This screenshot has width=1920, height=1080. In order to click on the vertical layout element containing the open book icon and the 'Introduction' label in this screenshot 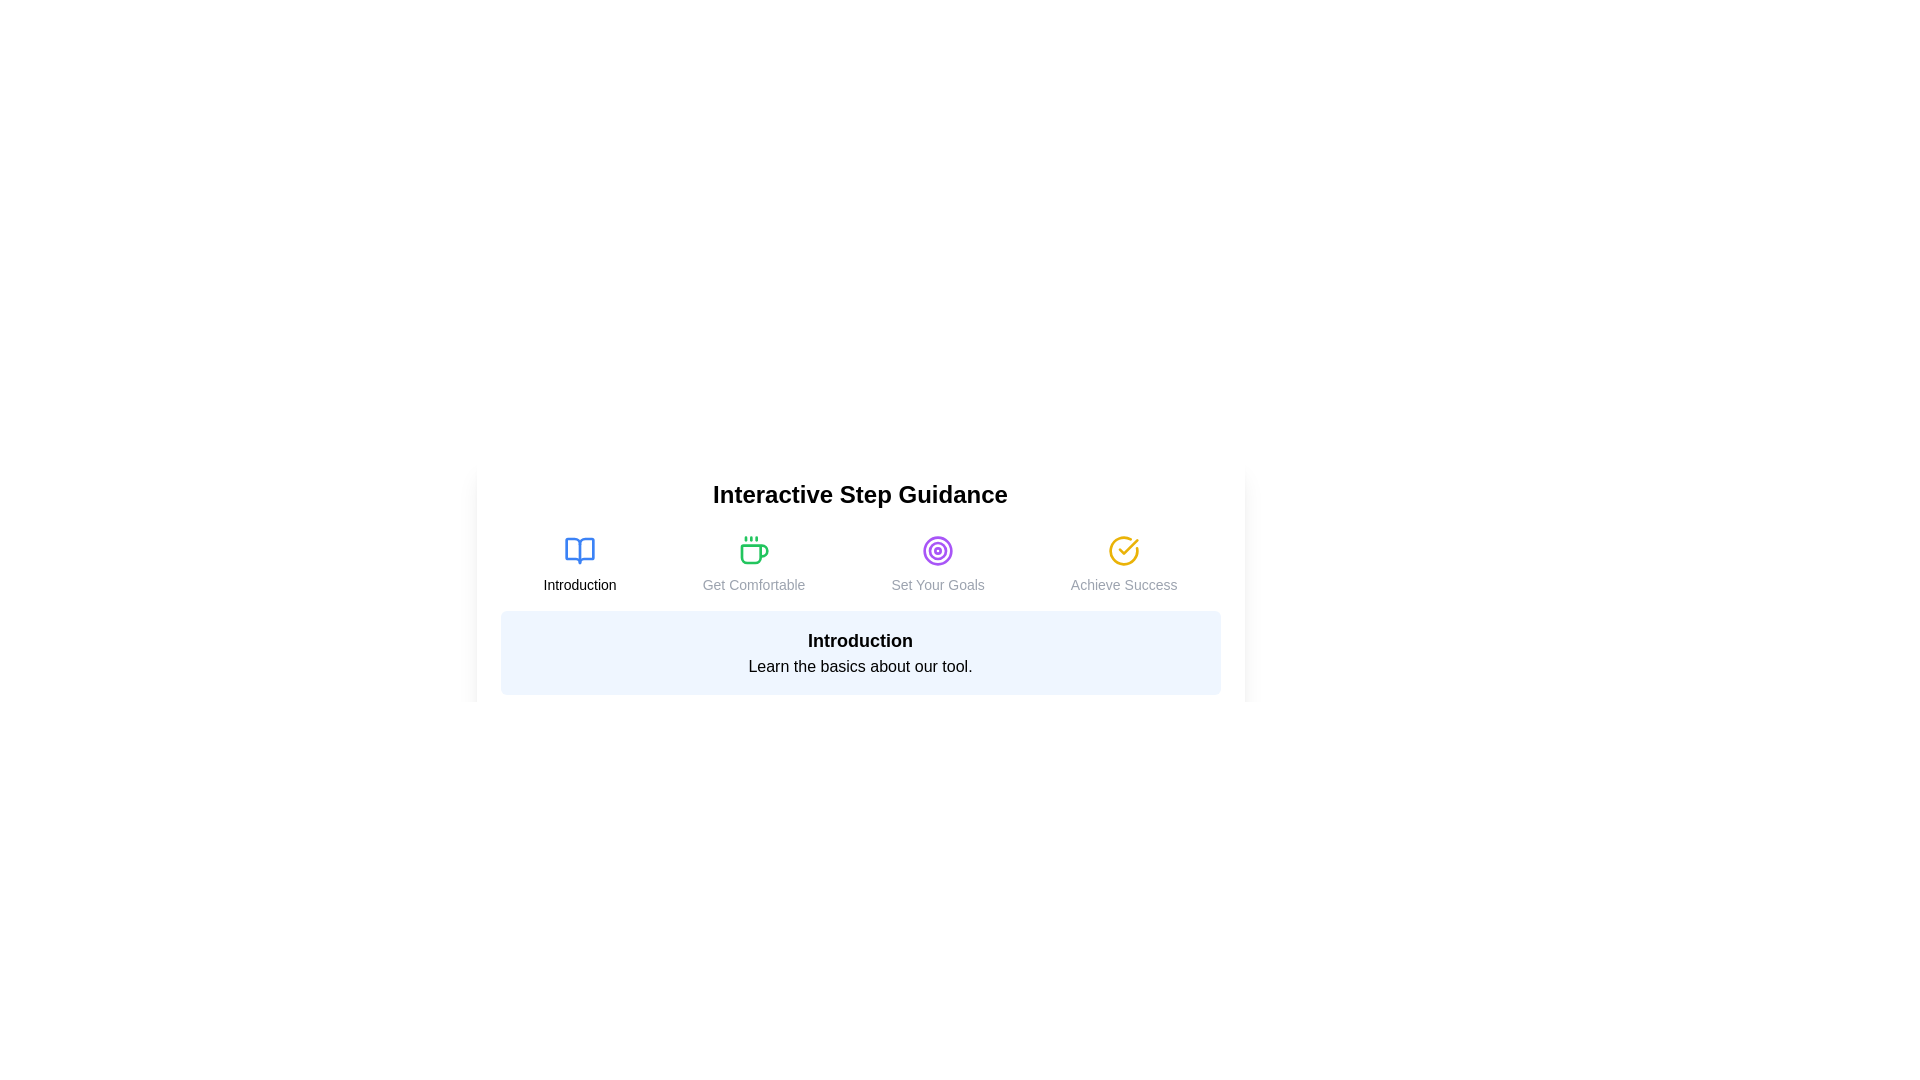, I will do `click(579, 564)`.